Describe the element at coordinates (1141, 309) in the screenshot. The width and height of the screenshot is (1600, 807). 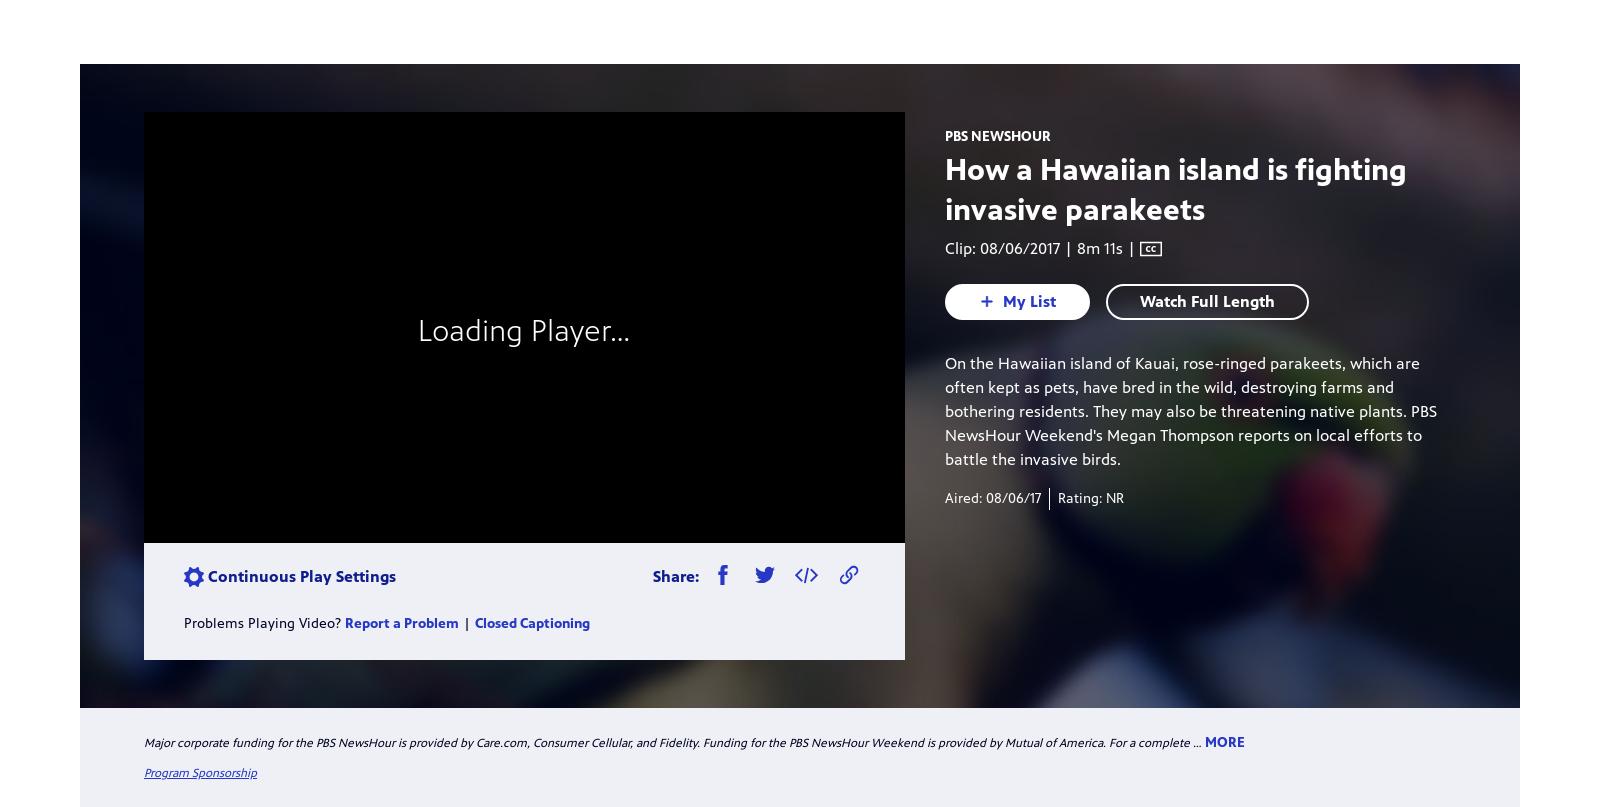
I see `'Johnny Cash: Man in Black -- Live in Denmark 1971'` at that location.